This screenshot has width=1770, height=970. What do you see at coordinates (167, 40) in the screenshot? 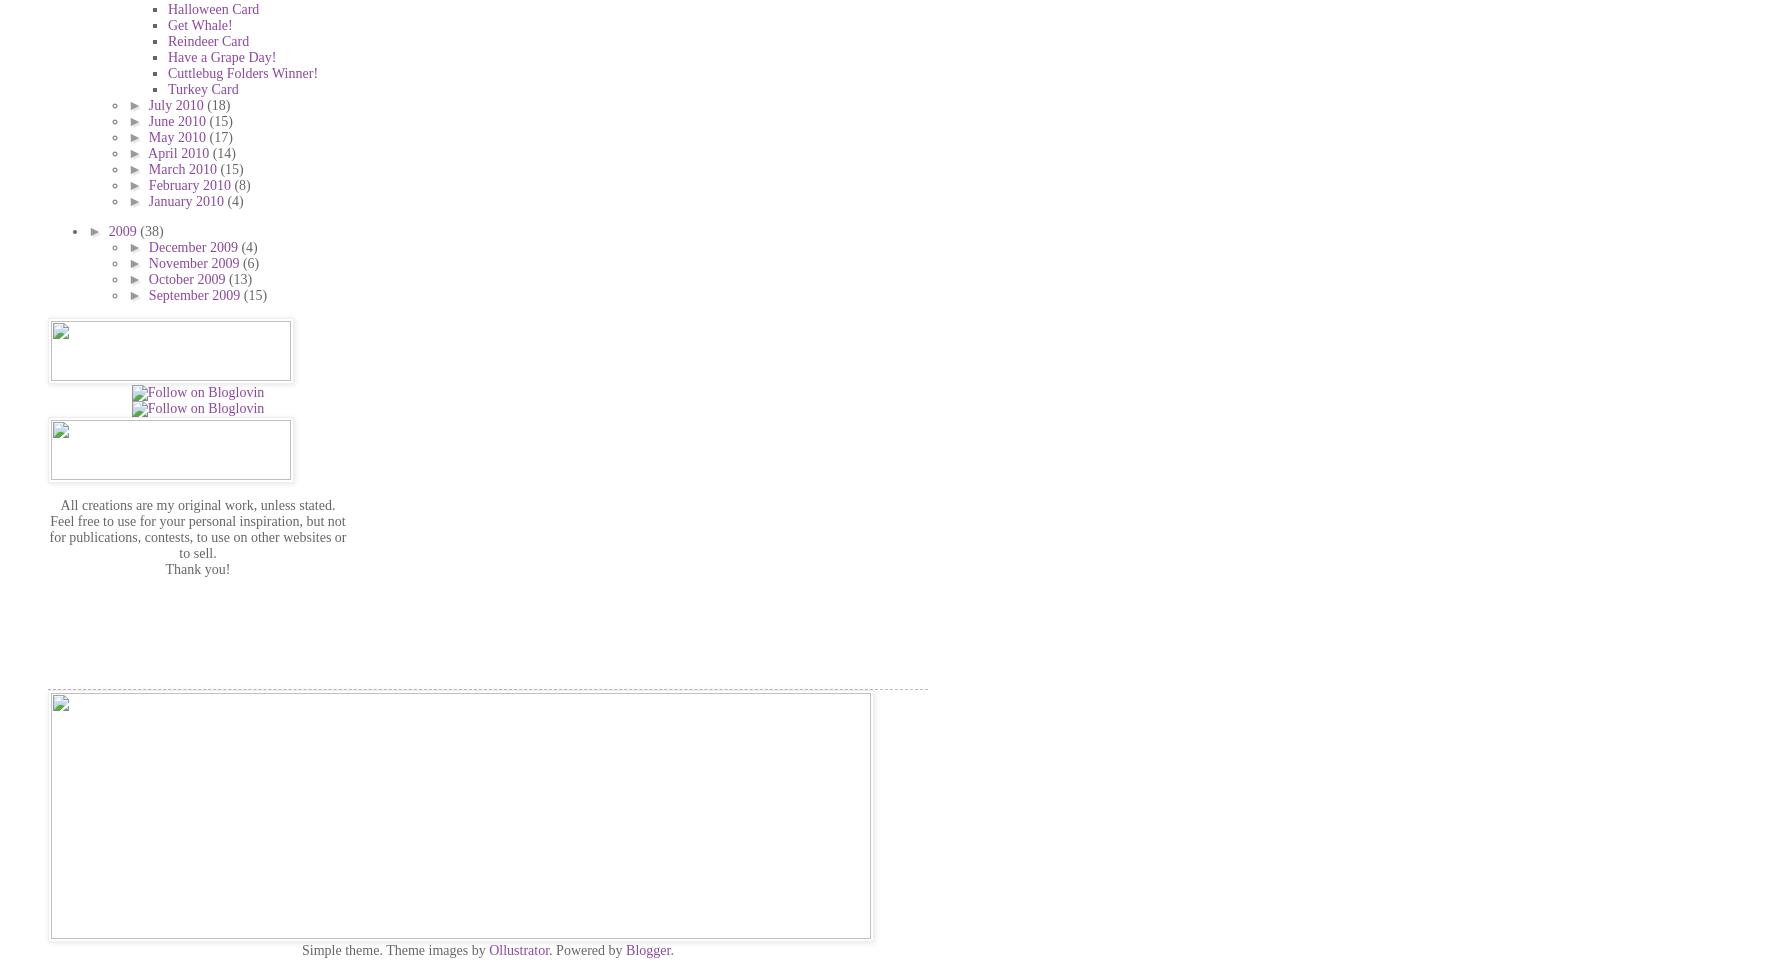
I see `'Reindeer Card'` at bounding box center [167, 40].